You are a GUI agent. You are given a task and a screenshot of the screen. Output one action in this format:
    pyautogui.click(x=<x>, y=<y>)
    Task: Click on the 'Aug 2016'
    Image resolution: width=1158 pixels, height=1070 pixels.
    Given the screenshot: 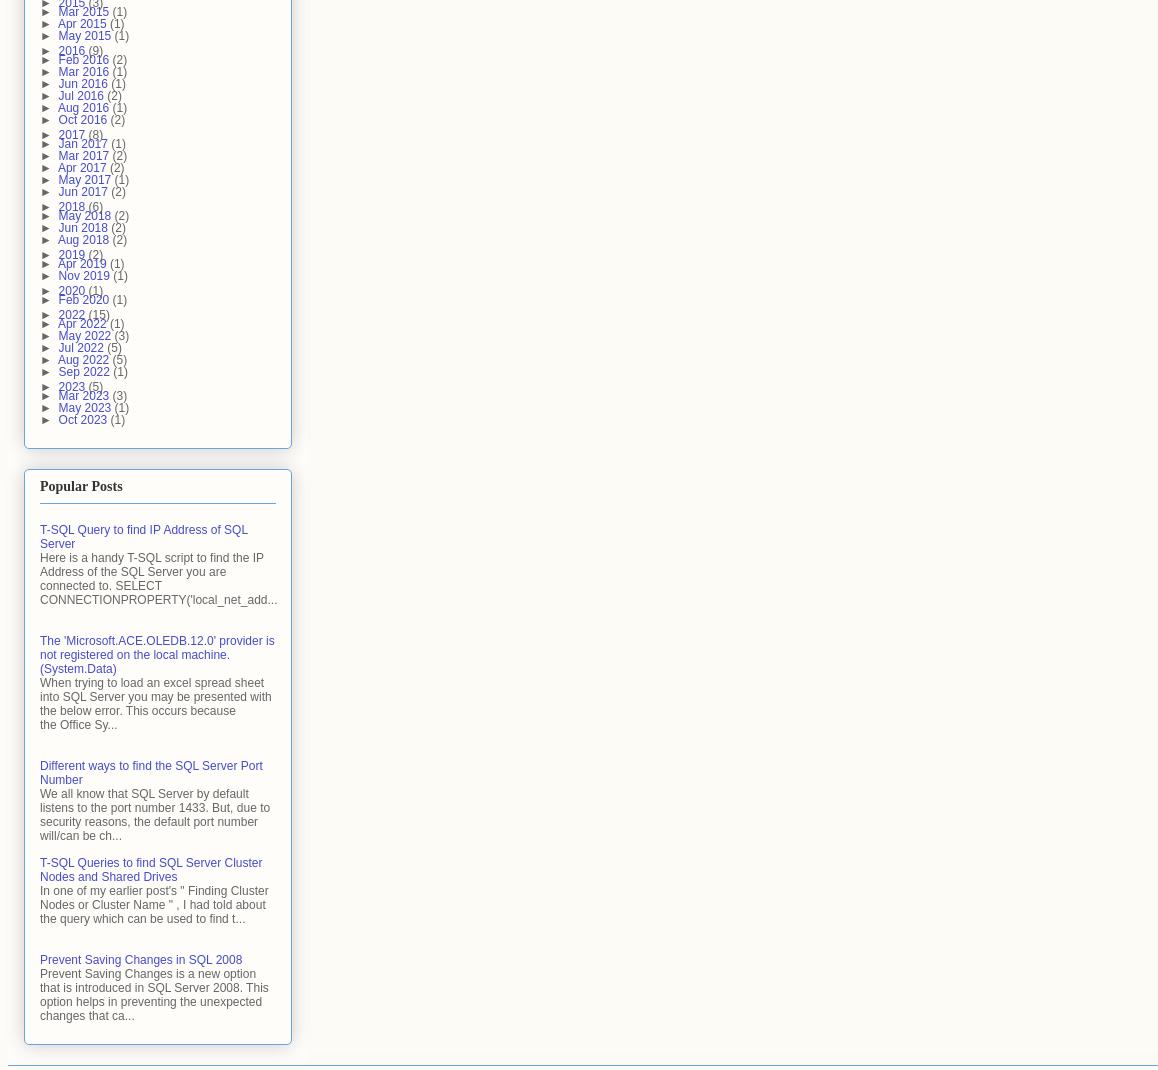 What is the action you would take?
    pyautogui.click(x=84, y=107)
    